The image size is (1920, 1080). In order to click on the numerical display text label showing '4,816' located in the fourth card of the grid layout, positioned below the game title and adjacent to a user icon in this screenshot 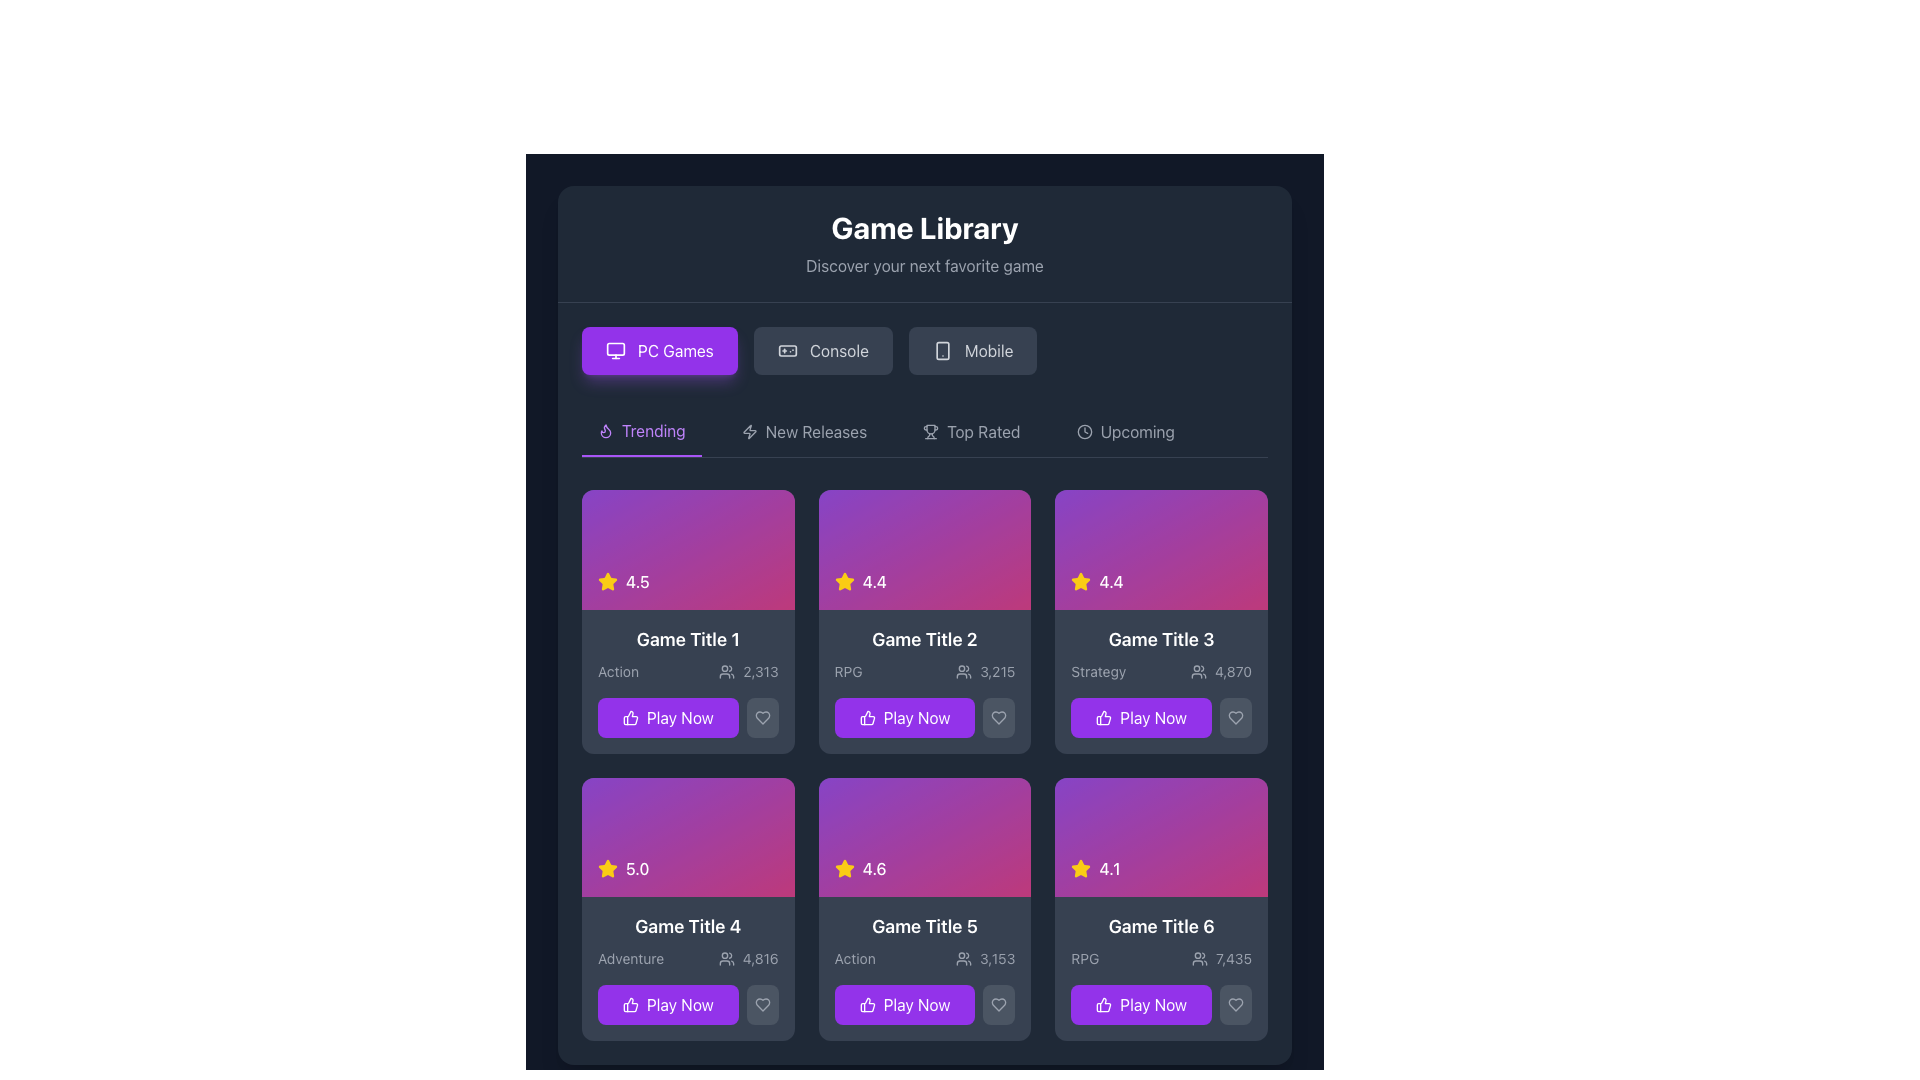, I will do `click(747, 958)`.